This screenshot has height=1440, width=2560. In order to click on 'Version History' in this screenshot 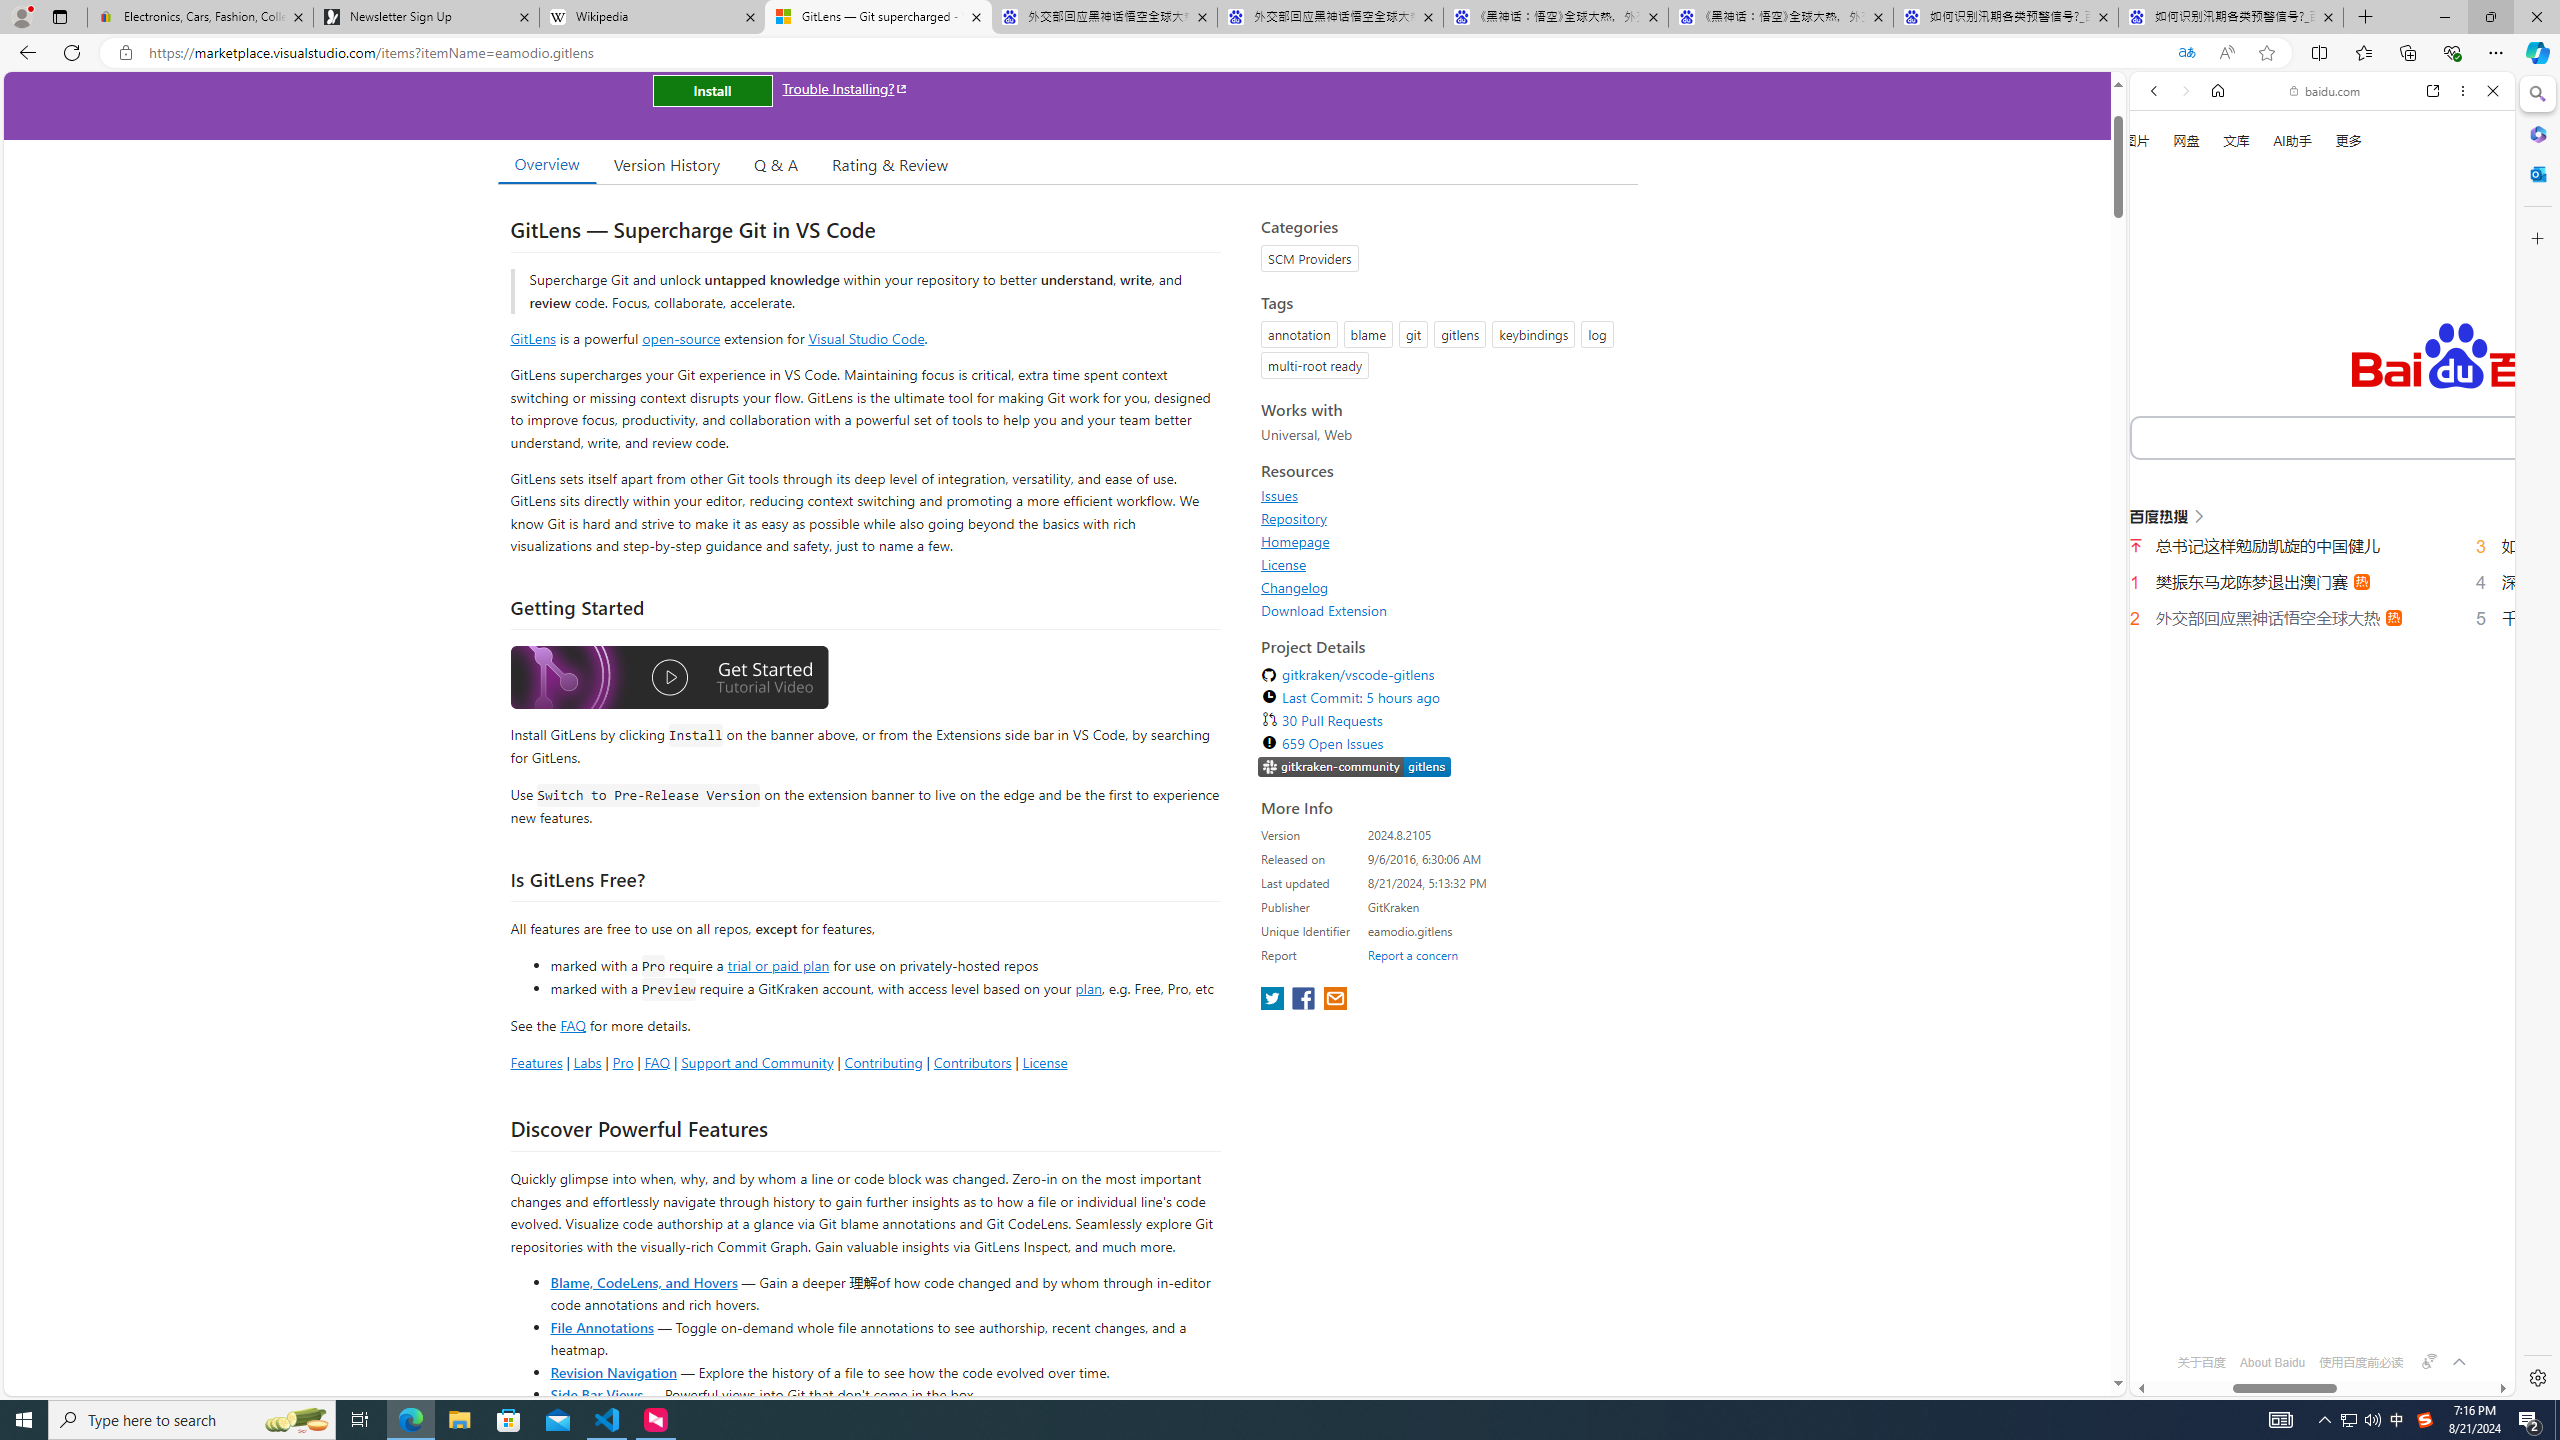, I will do `click(665, 164)`.